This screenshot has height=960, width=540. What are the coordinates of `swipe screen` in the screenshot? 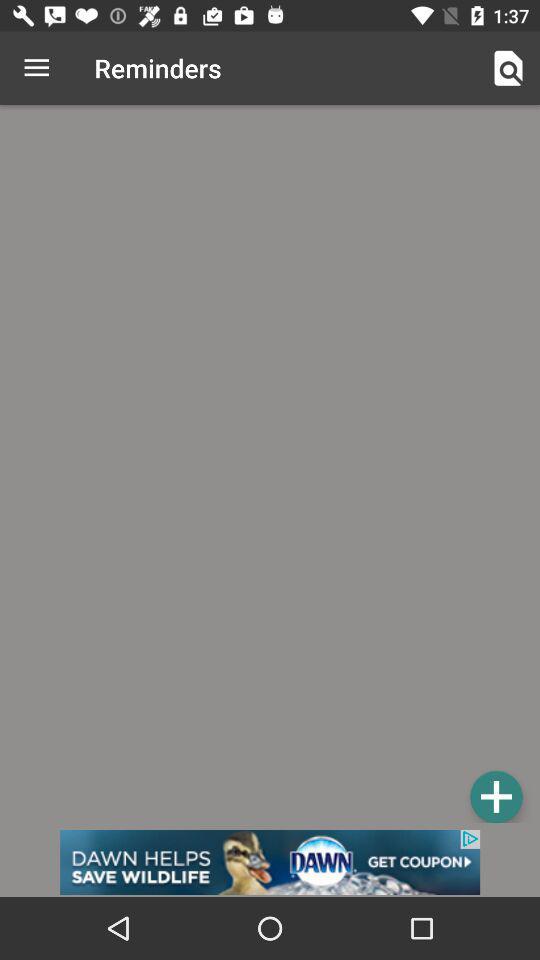 It's located at (270, 467).